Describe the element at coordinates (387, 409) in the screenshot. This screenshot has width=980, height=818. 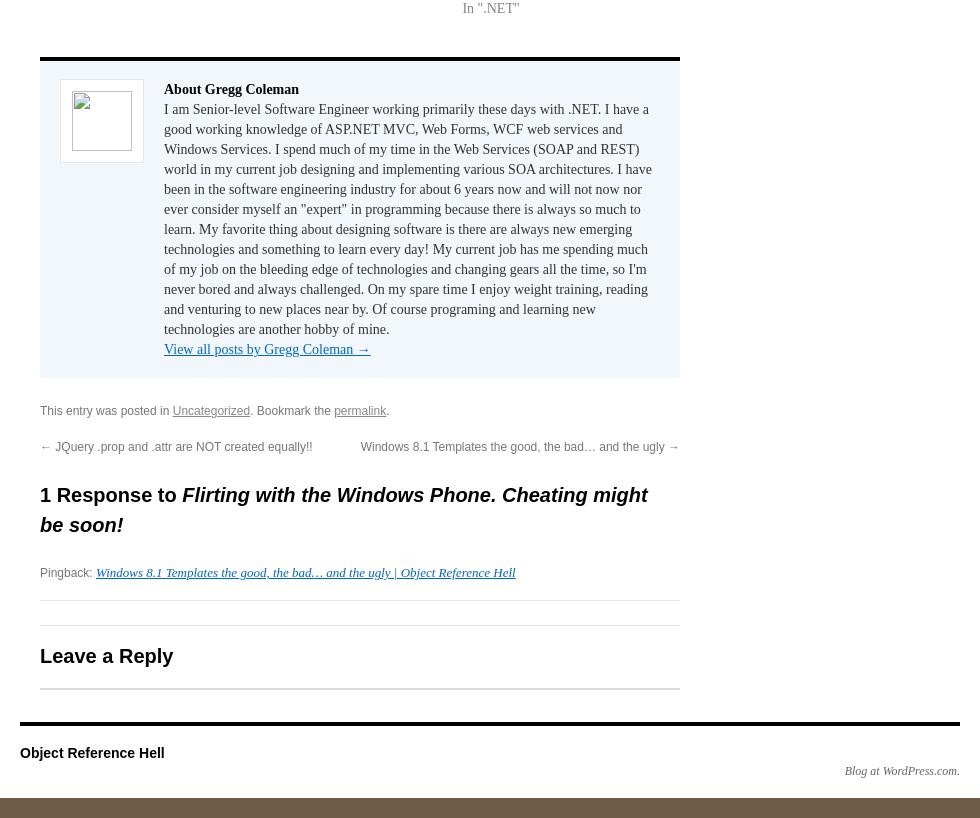
I see `'.'` at that location.